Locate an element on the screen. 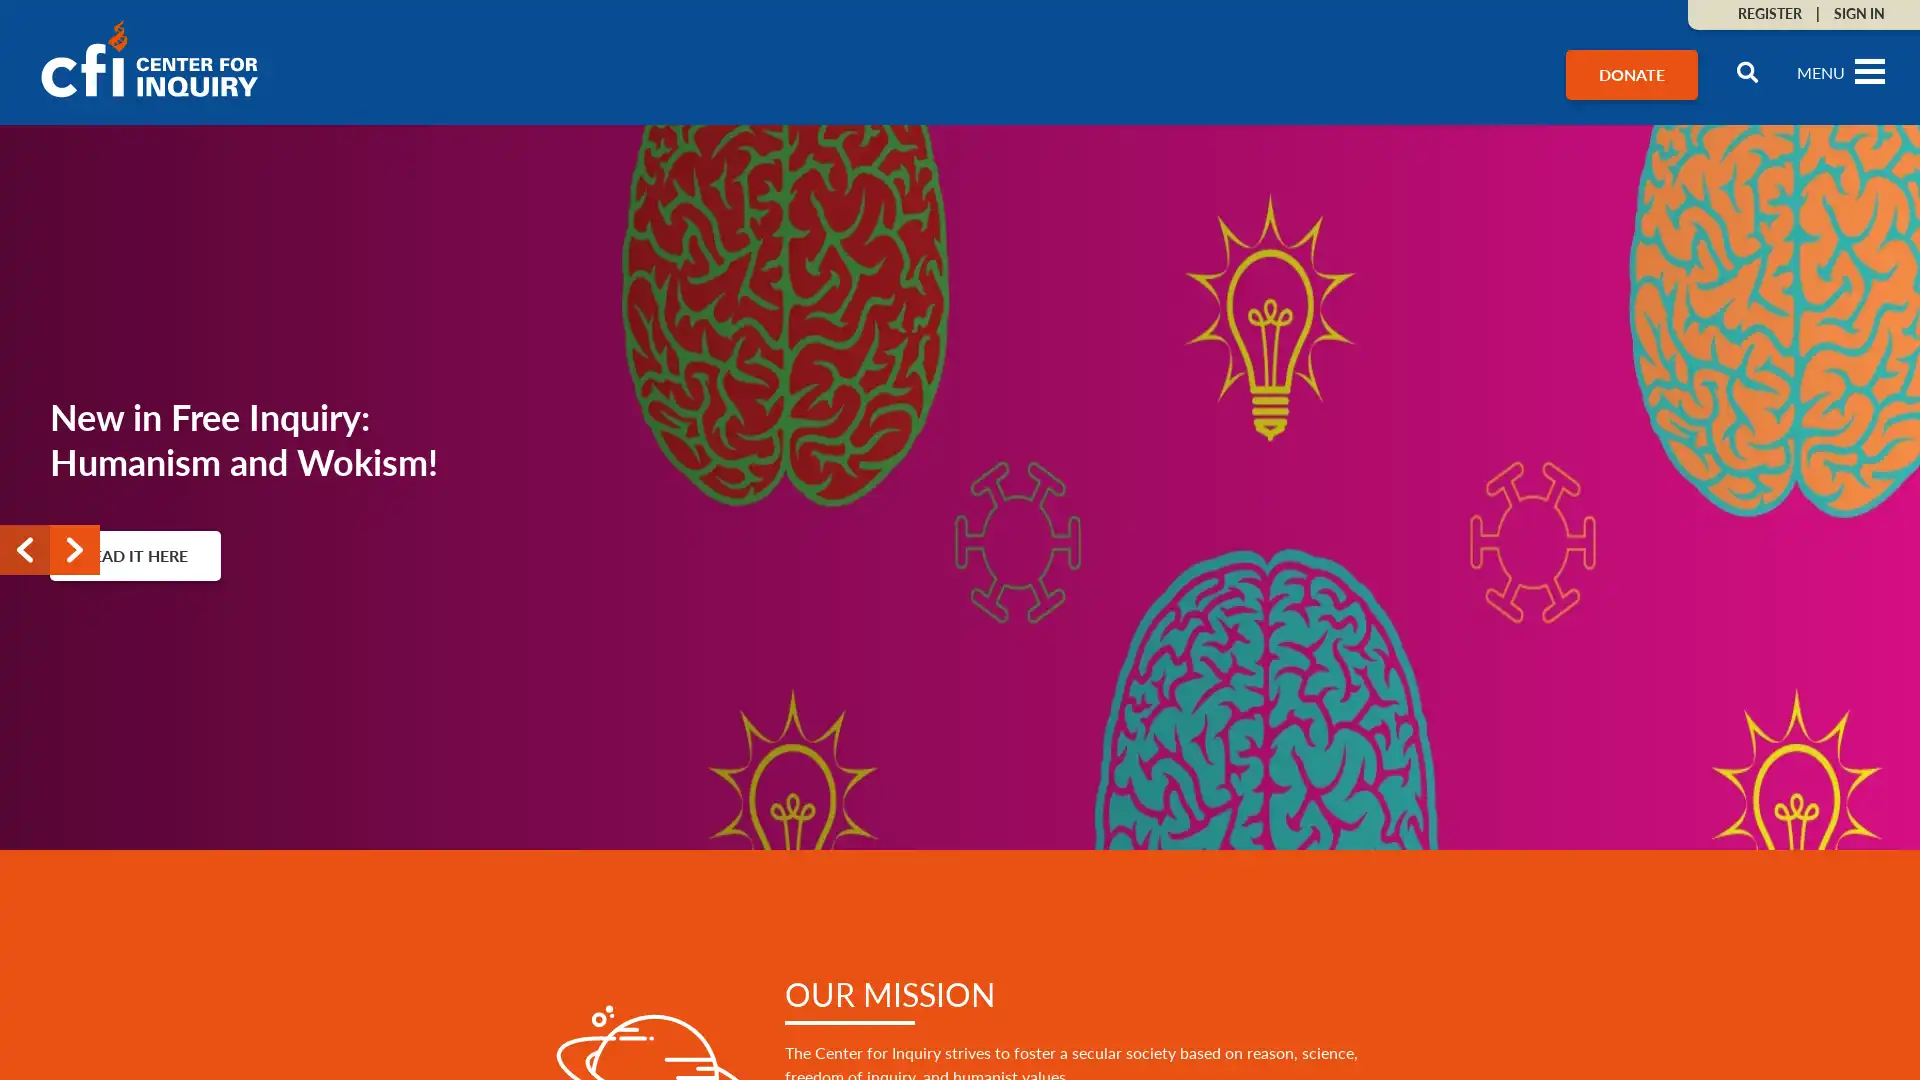 This screenshot has width=1920, height=1080. DONATE is located at coordinates (1632, 73).